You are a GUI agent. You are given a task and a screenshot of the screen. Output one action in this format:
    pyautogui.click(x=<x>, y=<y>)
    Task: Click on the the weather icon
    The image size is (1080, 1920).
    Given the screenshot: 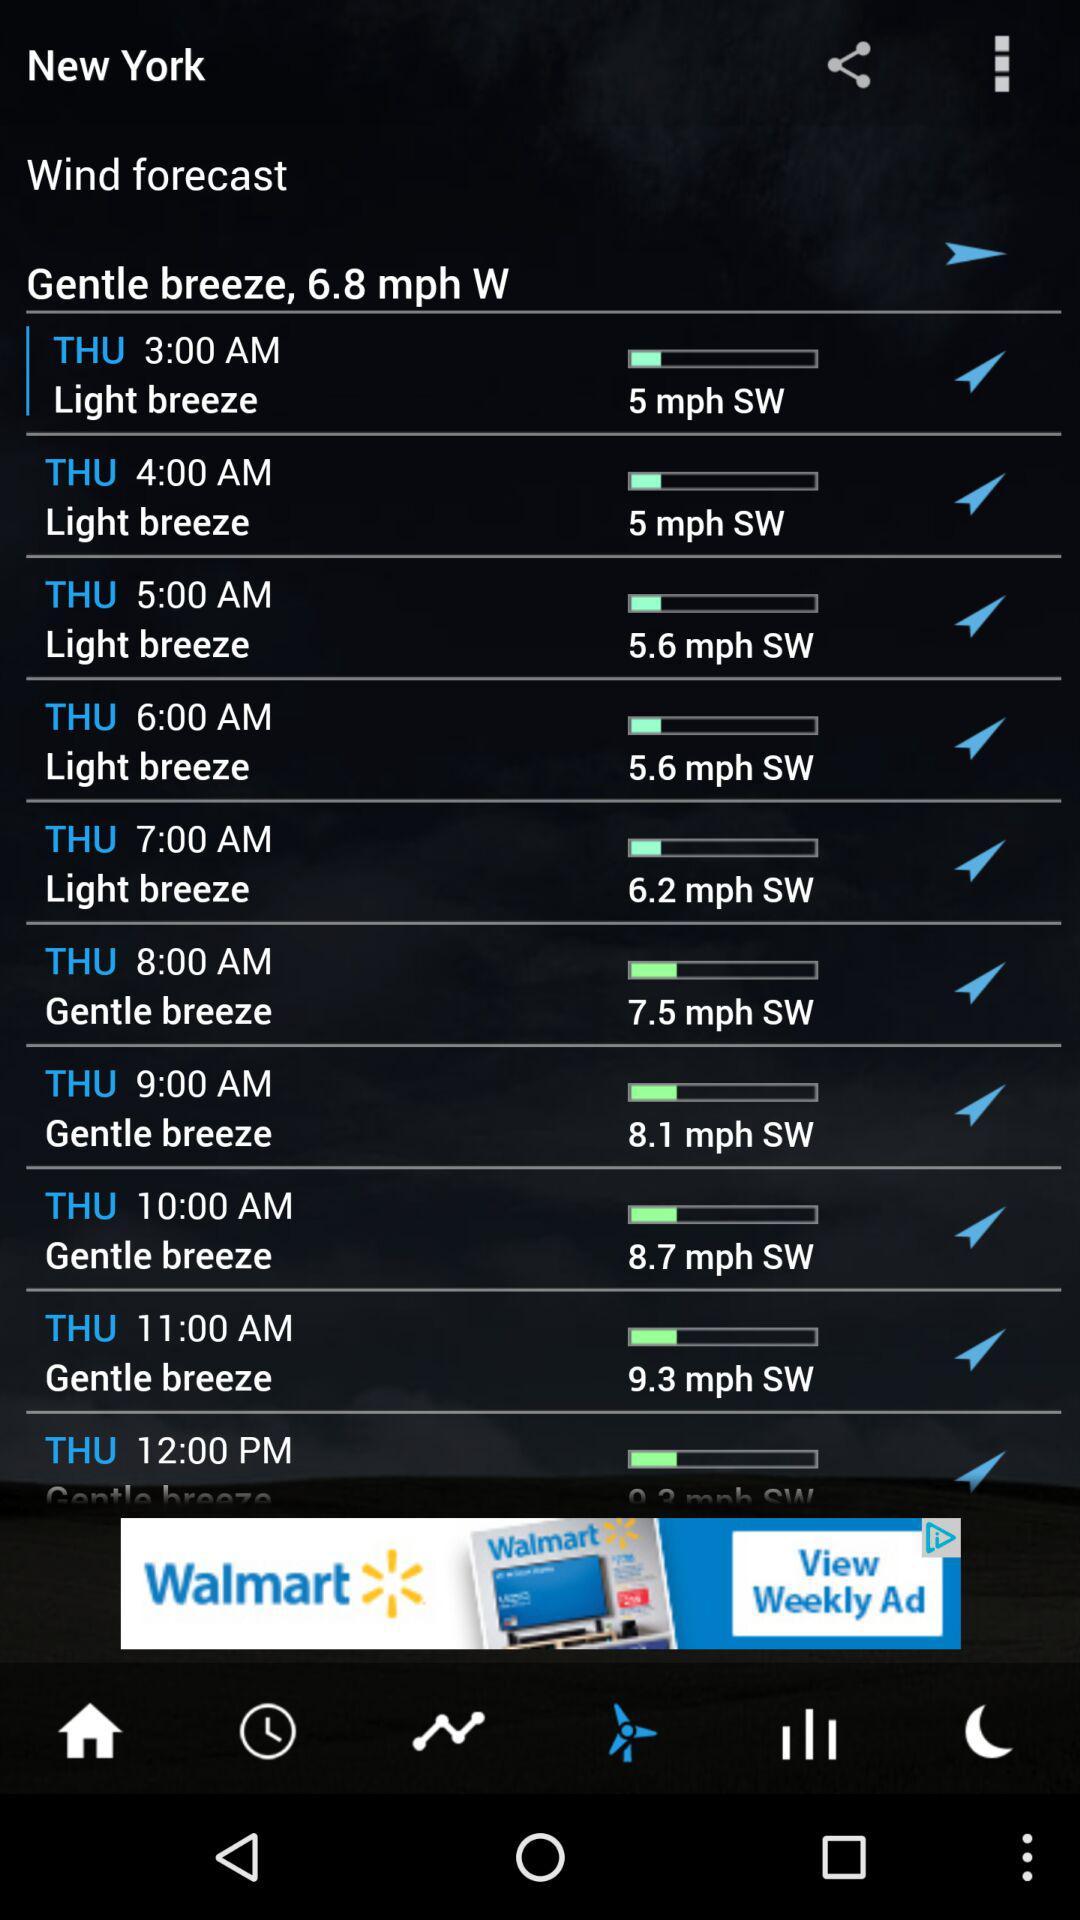 What is the action you would take?
    pyautogui.click(x=628, y=1849)
    